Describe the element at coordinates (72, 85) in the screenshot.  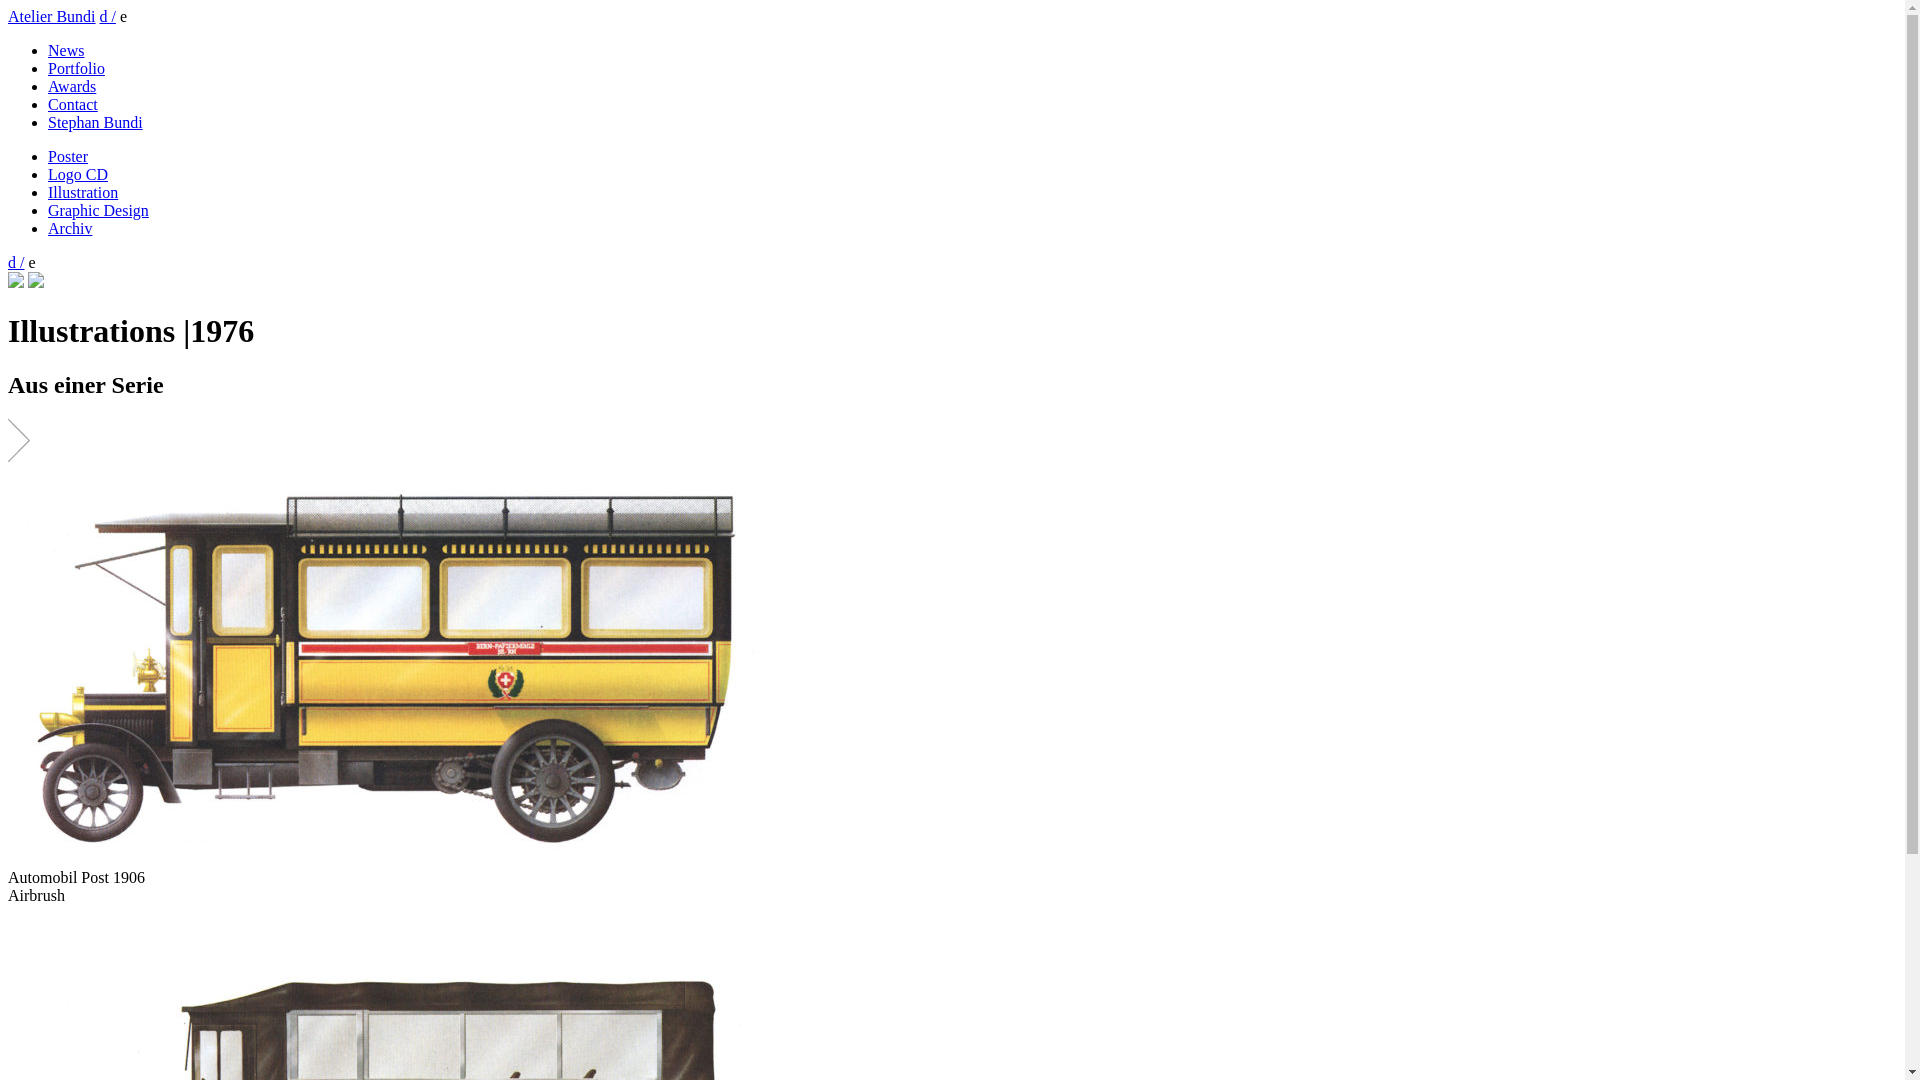
I see `'Awards'` at that location.